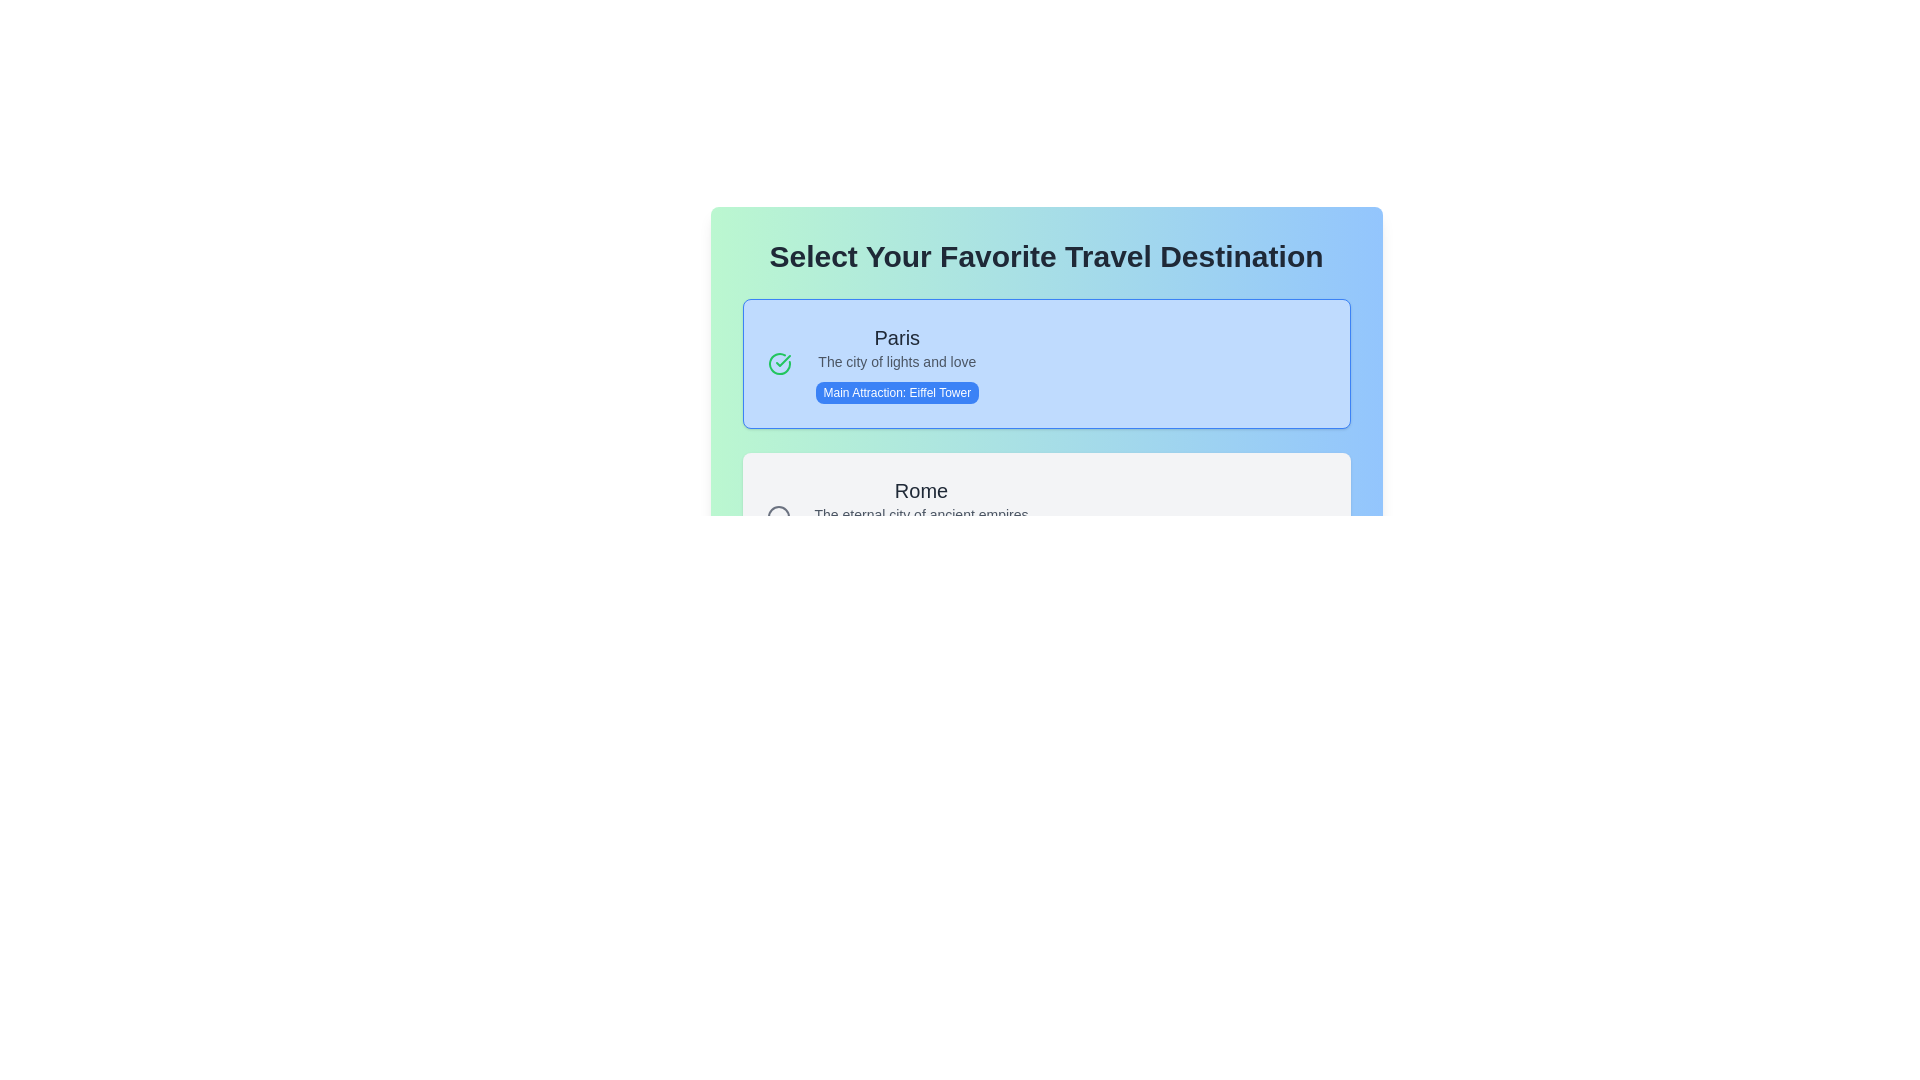 This screenshot has width=1920, height=1080. Describe the element at coordinates (896, 362) in the screenshot. I see `the non-interactive Text Label that provides supplementary information for the travel destination 'Paris', located below the heading 'Paris' and above the button labeled 'Main attraction: Eiffel Tower'` at that location.